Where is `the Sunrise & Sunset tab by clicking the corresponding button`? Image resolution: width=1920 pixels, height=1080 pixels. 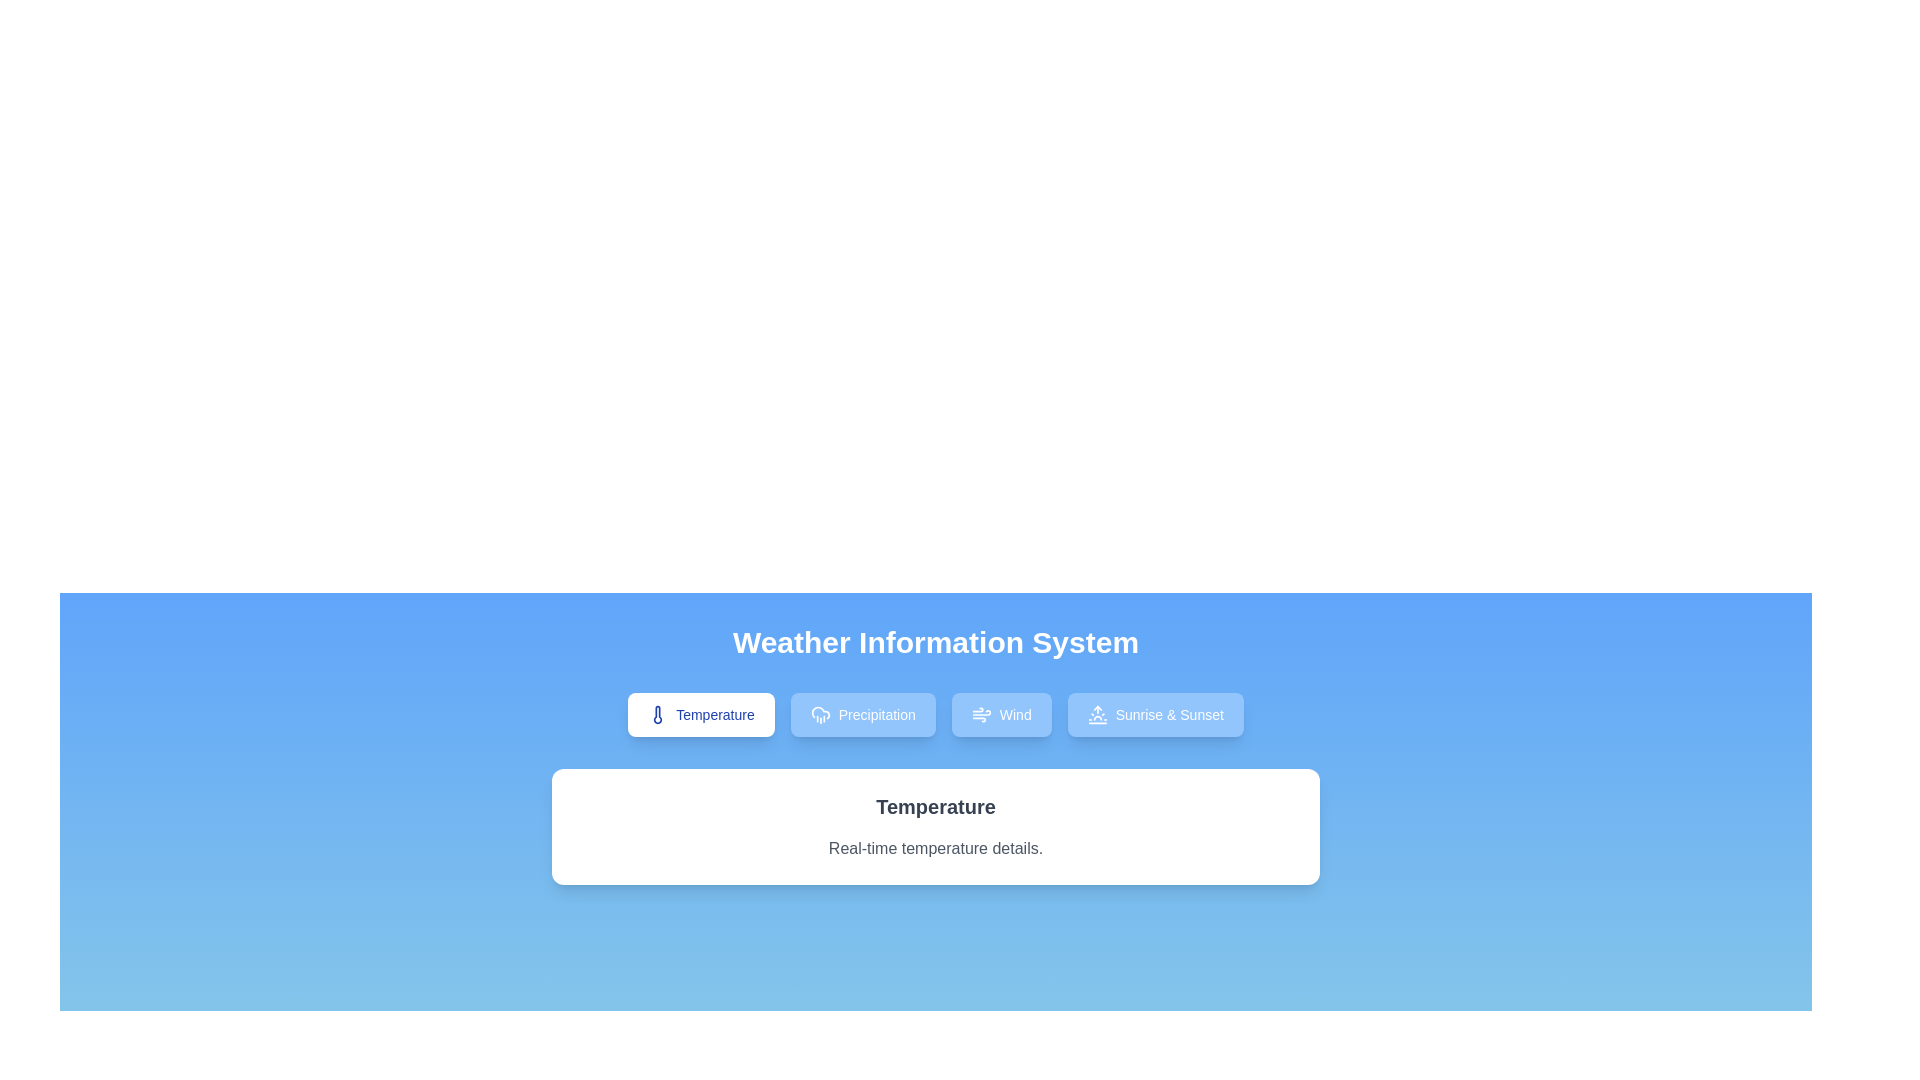 the Sunrise & Sunset tab by clicking the corresponding button is located at coordinates (1155, 713).